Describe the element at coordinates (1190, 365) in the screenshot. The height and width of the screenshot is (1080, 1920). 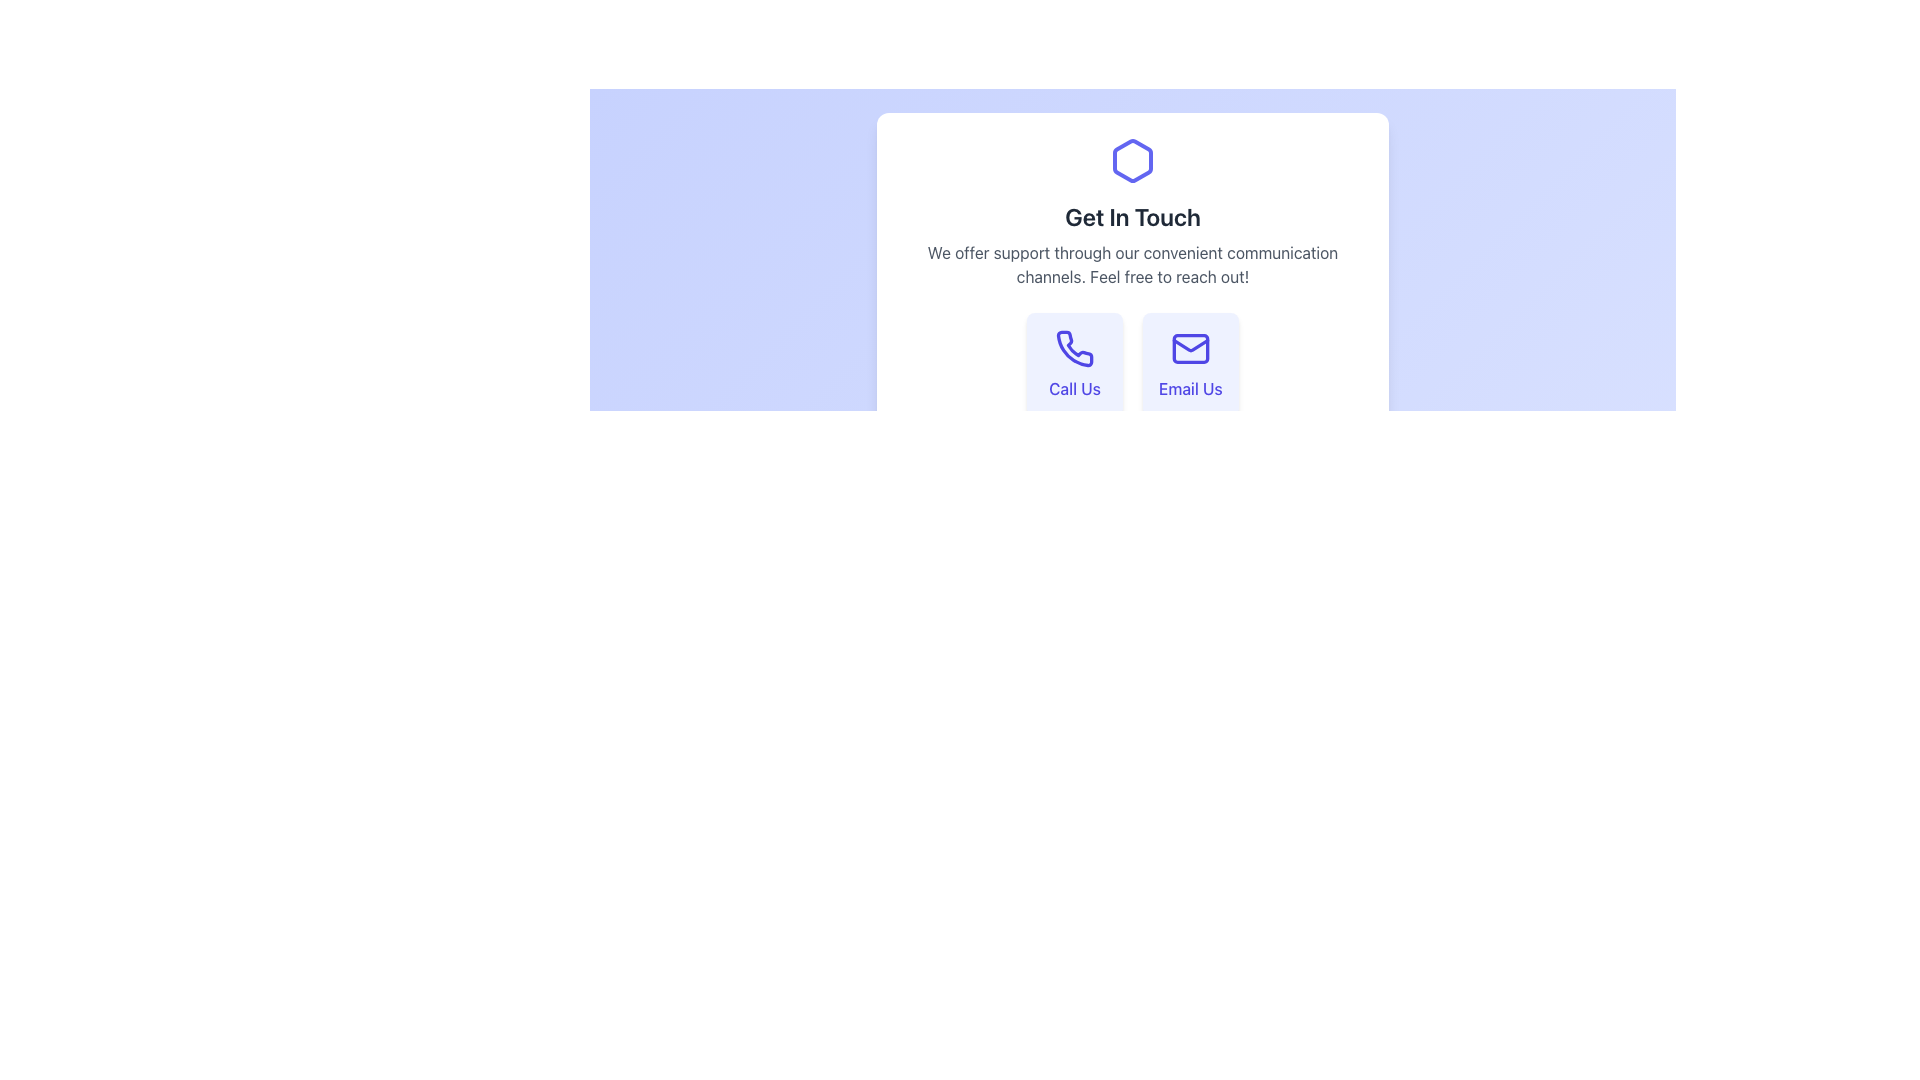
I see `the button with a light indigo background, rounded corners, and an envelope icon labeled 'Email Us', positioned to the right of the 'Call Us' button` at that location.